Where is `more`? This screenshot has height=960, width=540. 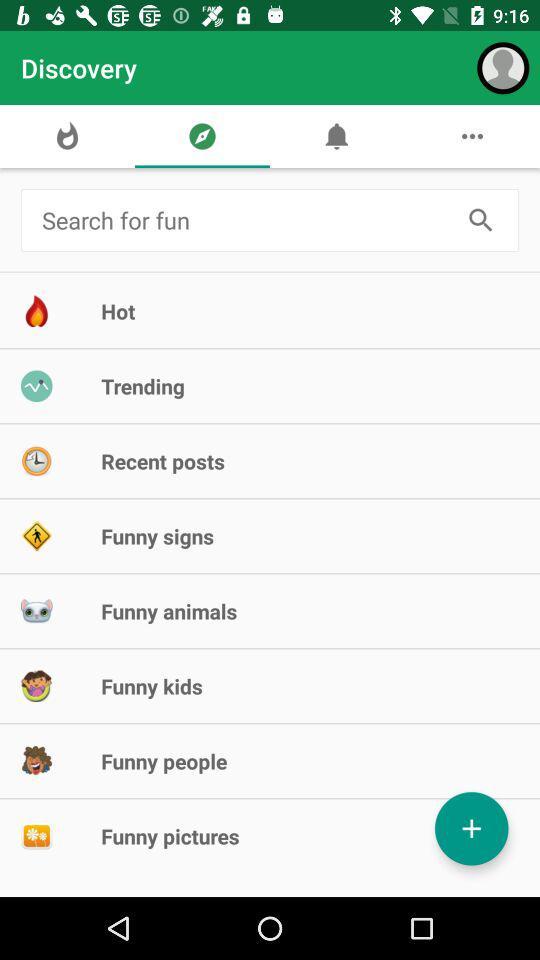 more is located at coordinates (471, 828).